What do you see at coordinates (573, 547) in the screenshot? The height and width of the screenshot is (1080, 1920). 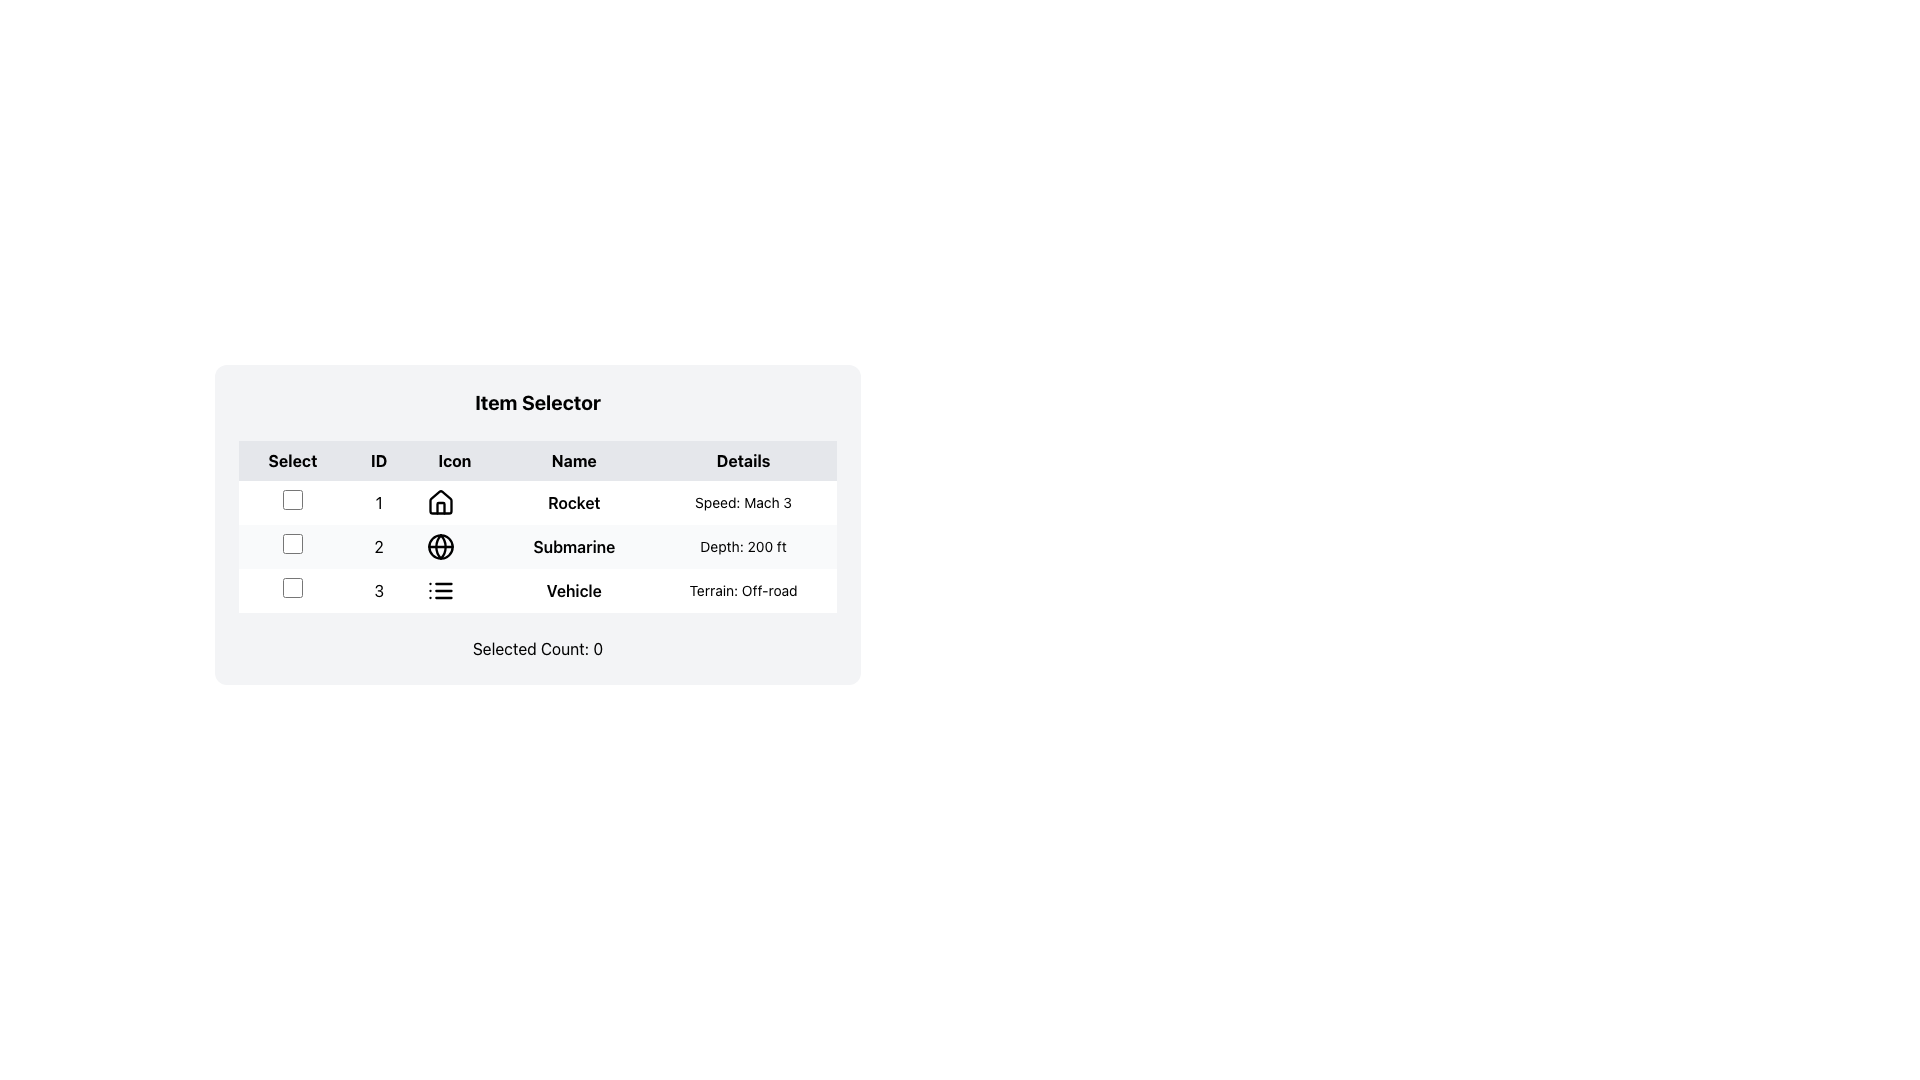 I see `the text label located in the second row of the table under the 'Name' column, which serves as the title for the second item in the list` at bounding box center [573, 547].